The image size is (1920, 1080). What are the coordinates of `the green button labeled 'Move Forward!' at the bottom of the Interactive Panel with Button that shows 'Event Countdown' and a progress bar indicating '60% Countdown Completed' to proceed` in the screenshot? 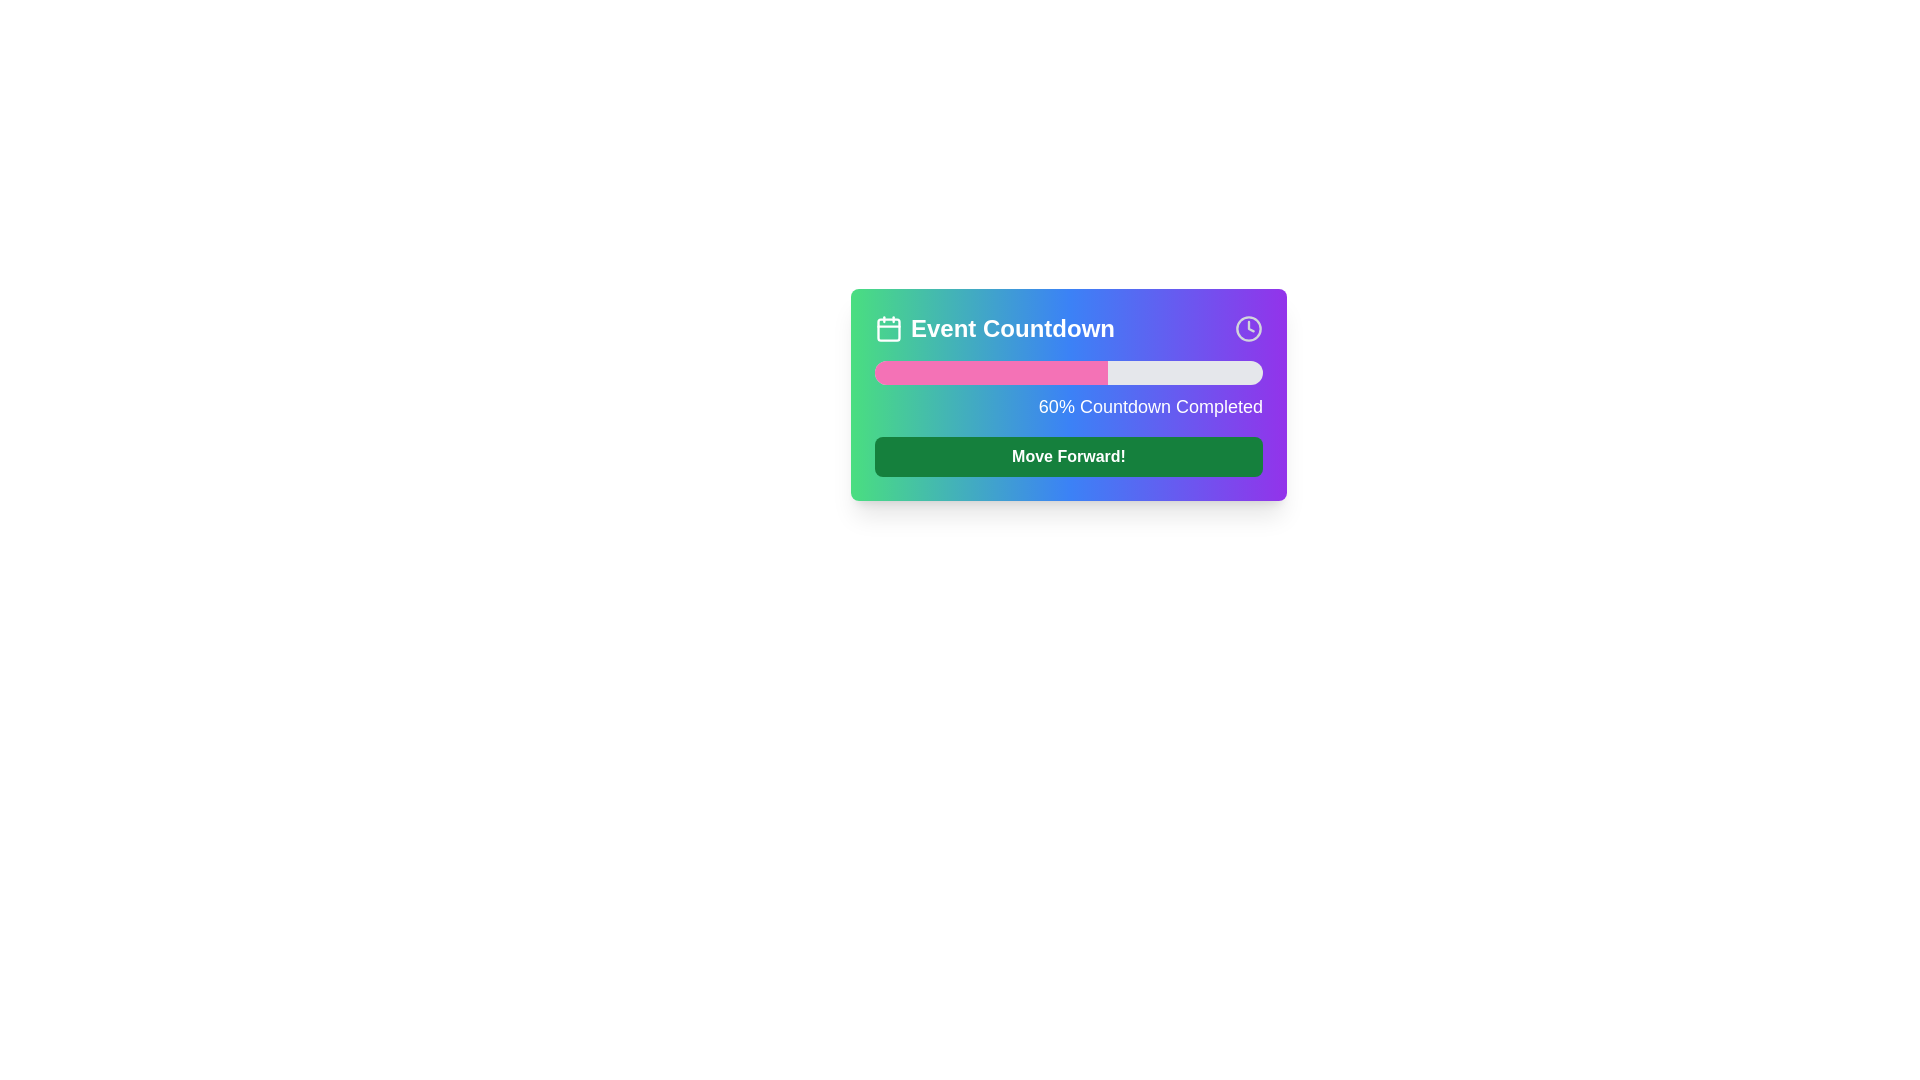 It's located at (1068, 442).